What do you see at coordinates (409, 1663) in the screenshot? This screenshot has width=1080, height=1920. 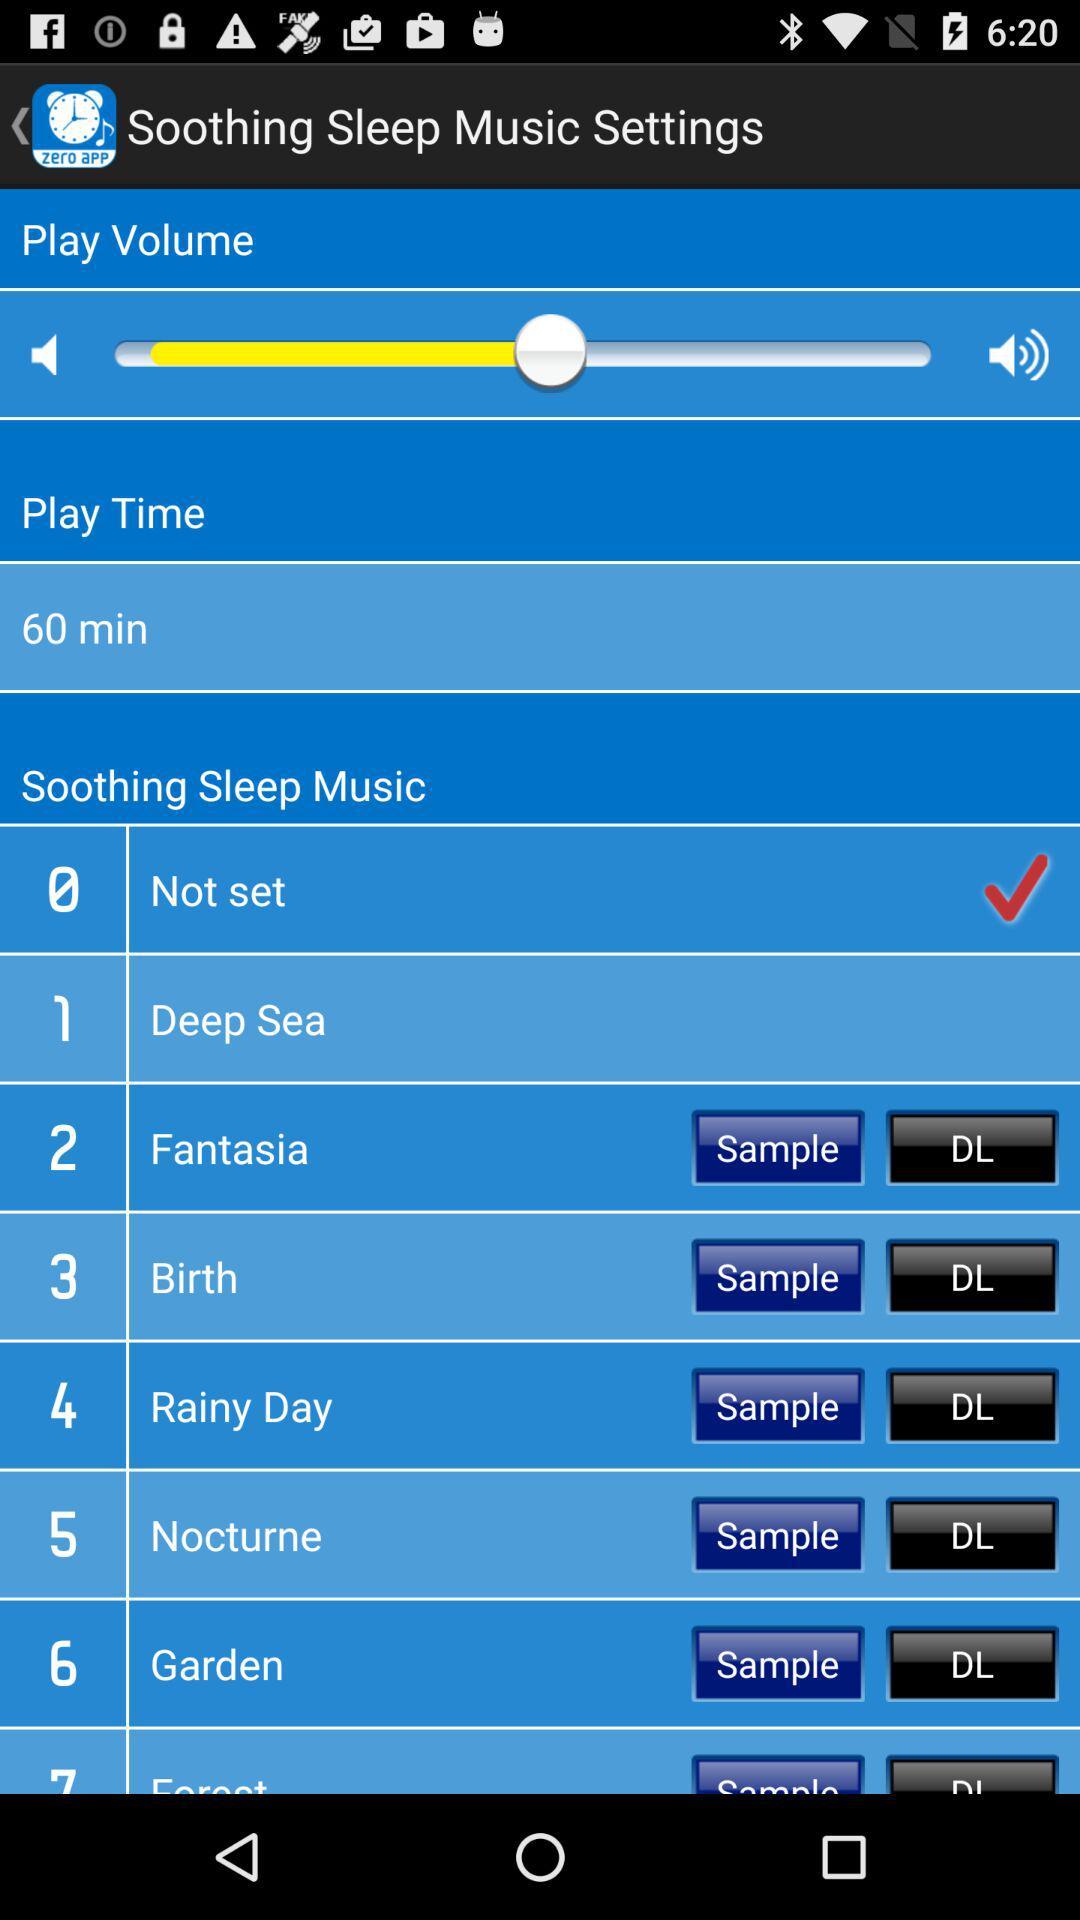 I see `the garden` at bounding box center [409, 1663].